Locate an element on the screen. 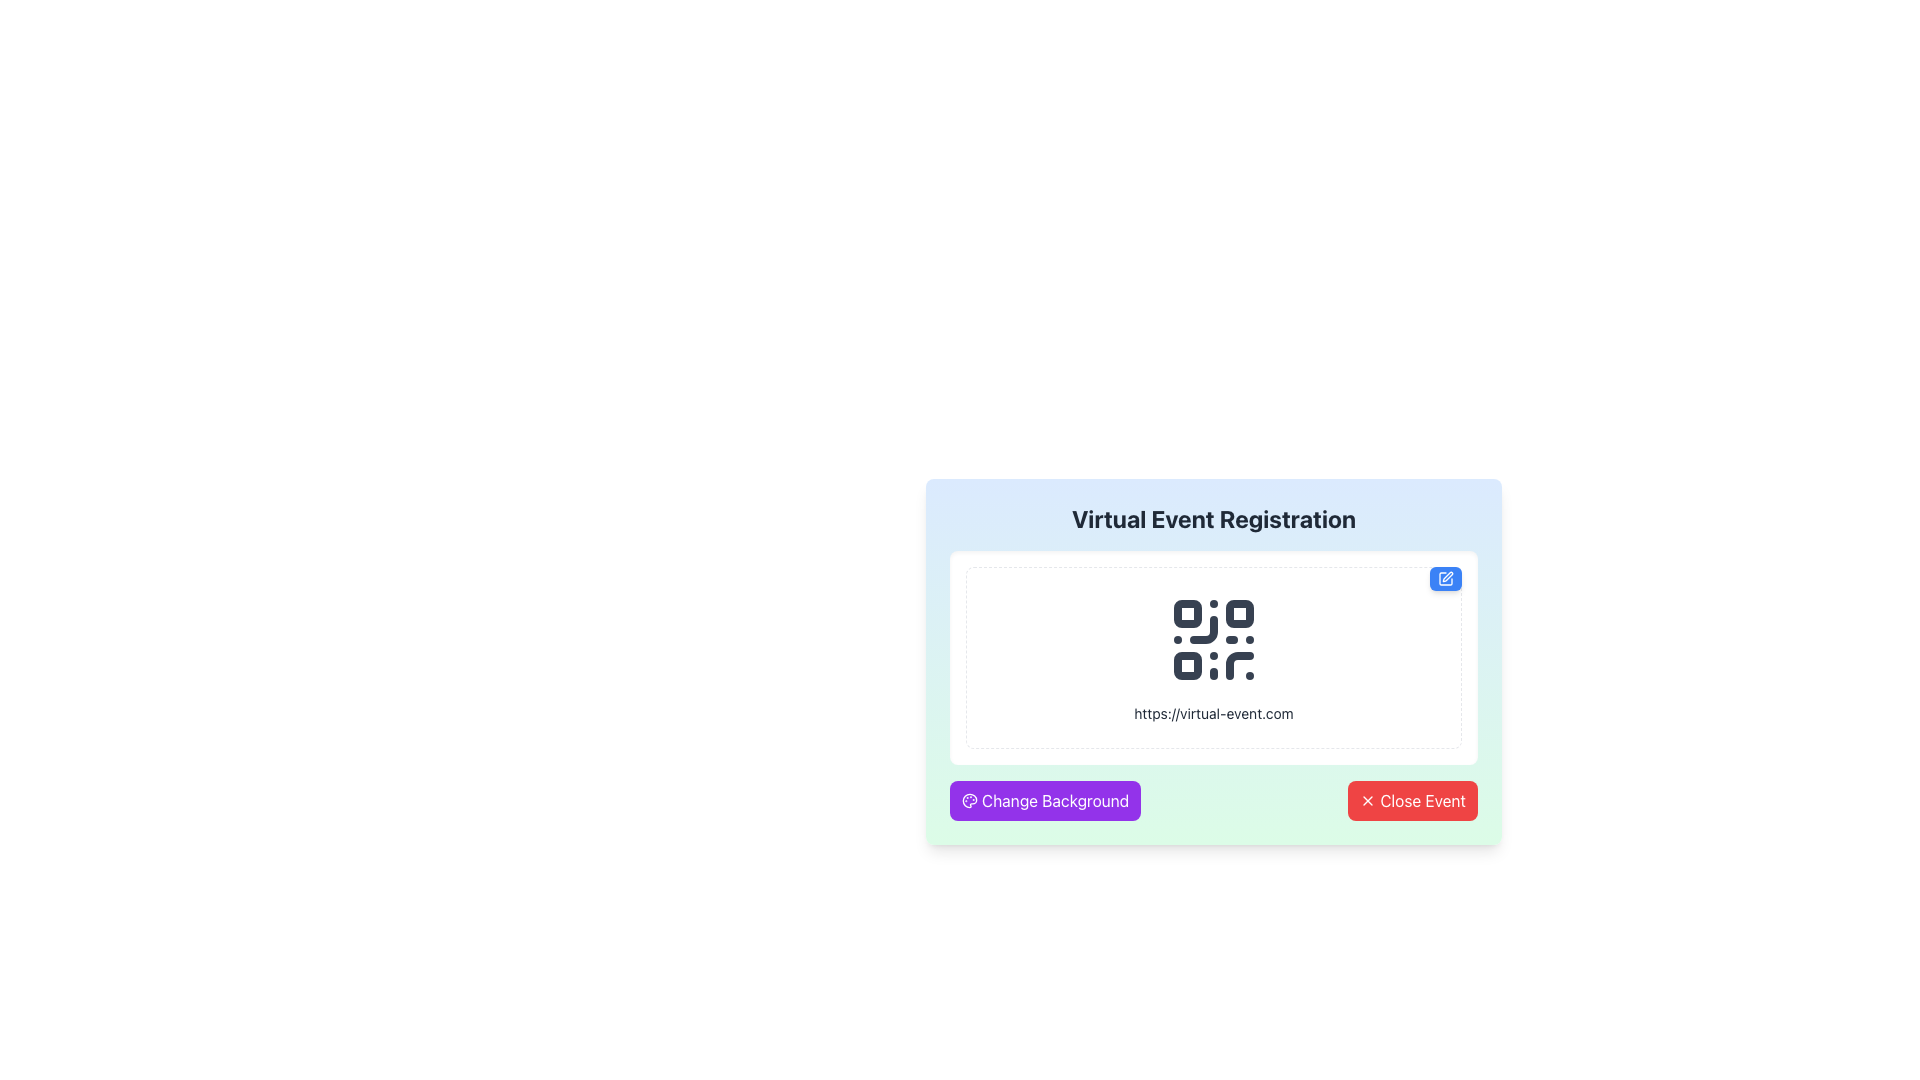 The height and width of the screenshot is (1080, 1920). the blue button with rounded corners and a white pen icon located in the top-right corner of the QR code box is located at coordinates (1445, 578).